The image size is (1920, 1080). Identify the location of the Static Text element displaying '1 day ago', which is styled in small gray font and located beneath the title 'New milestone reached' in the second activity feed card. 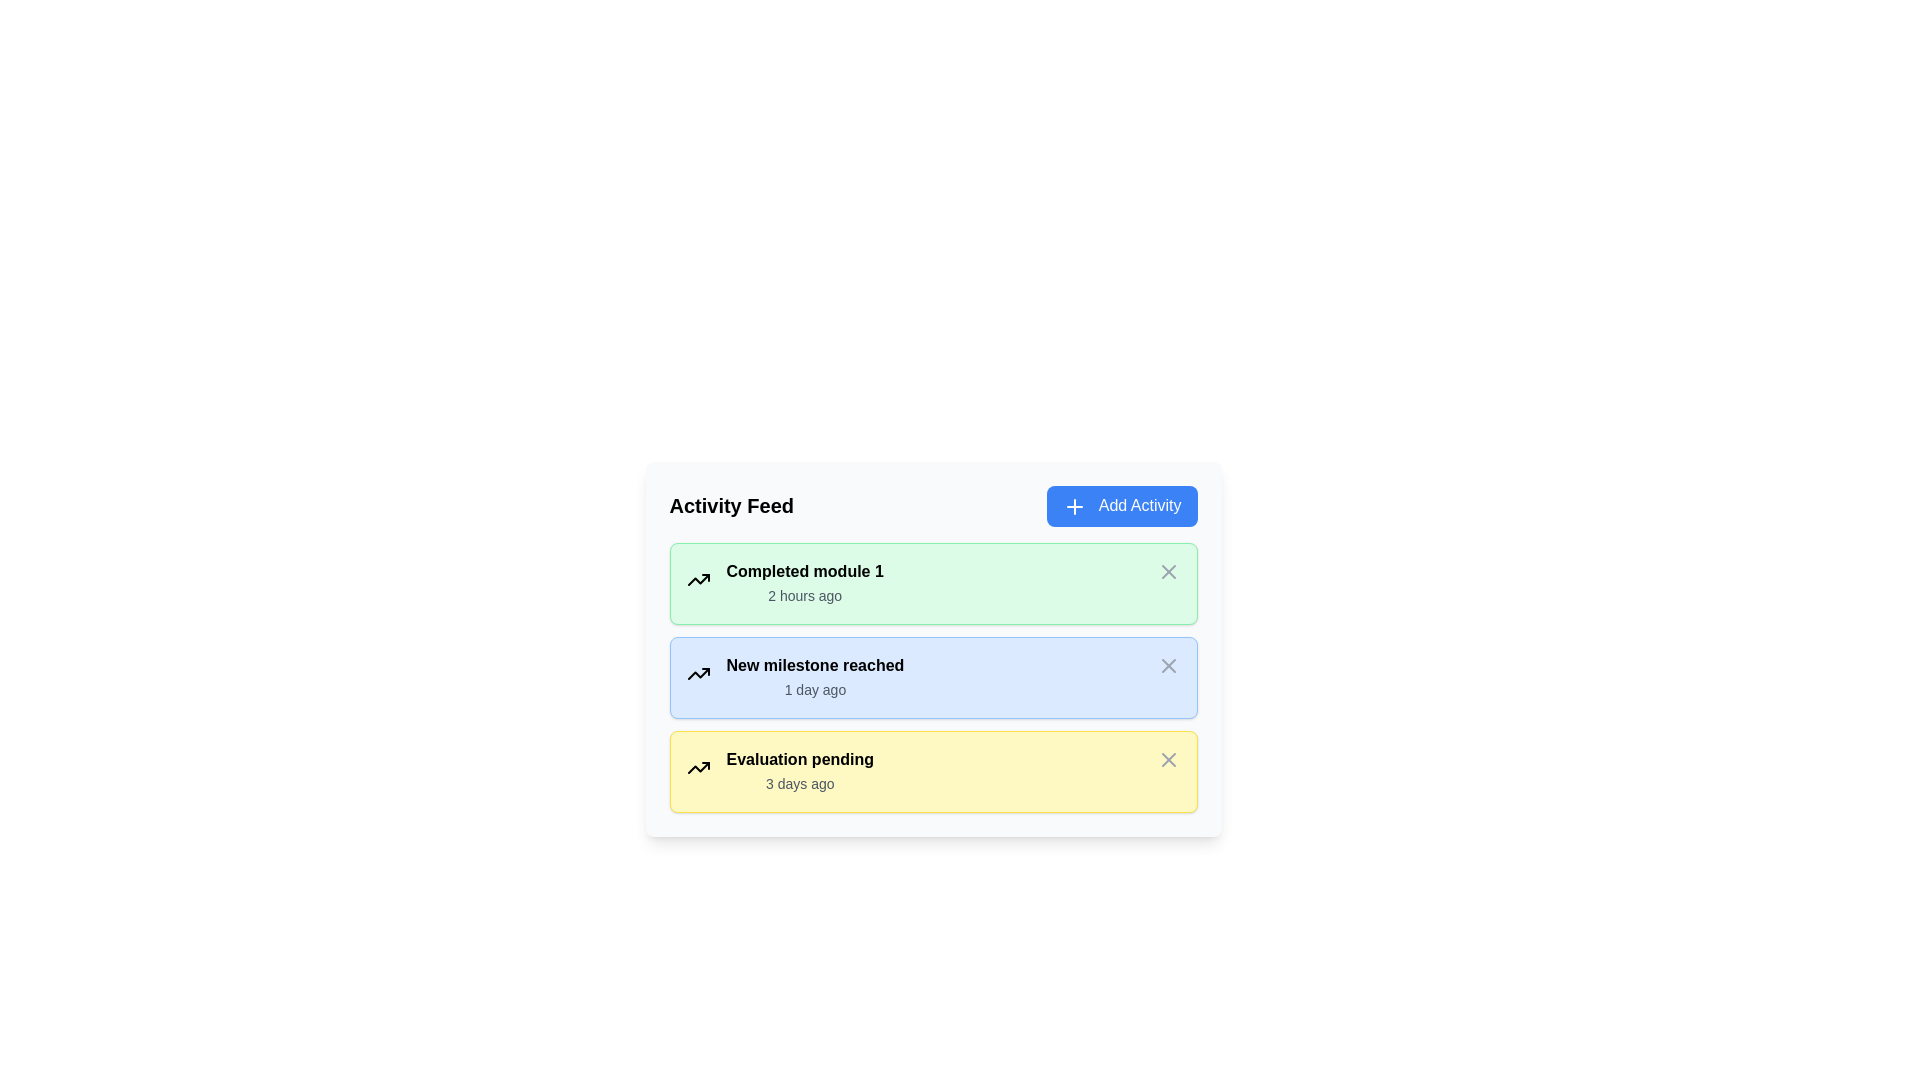
(815, 688).